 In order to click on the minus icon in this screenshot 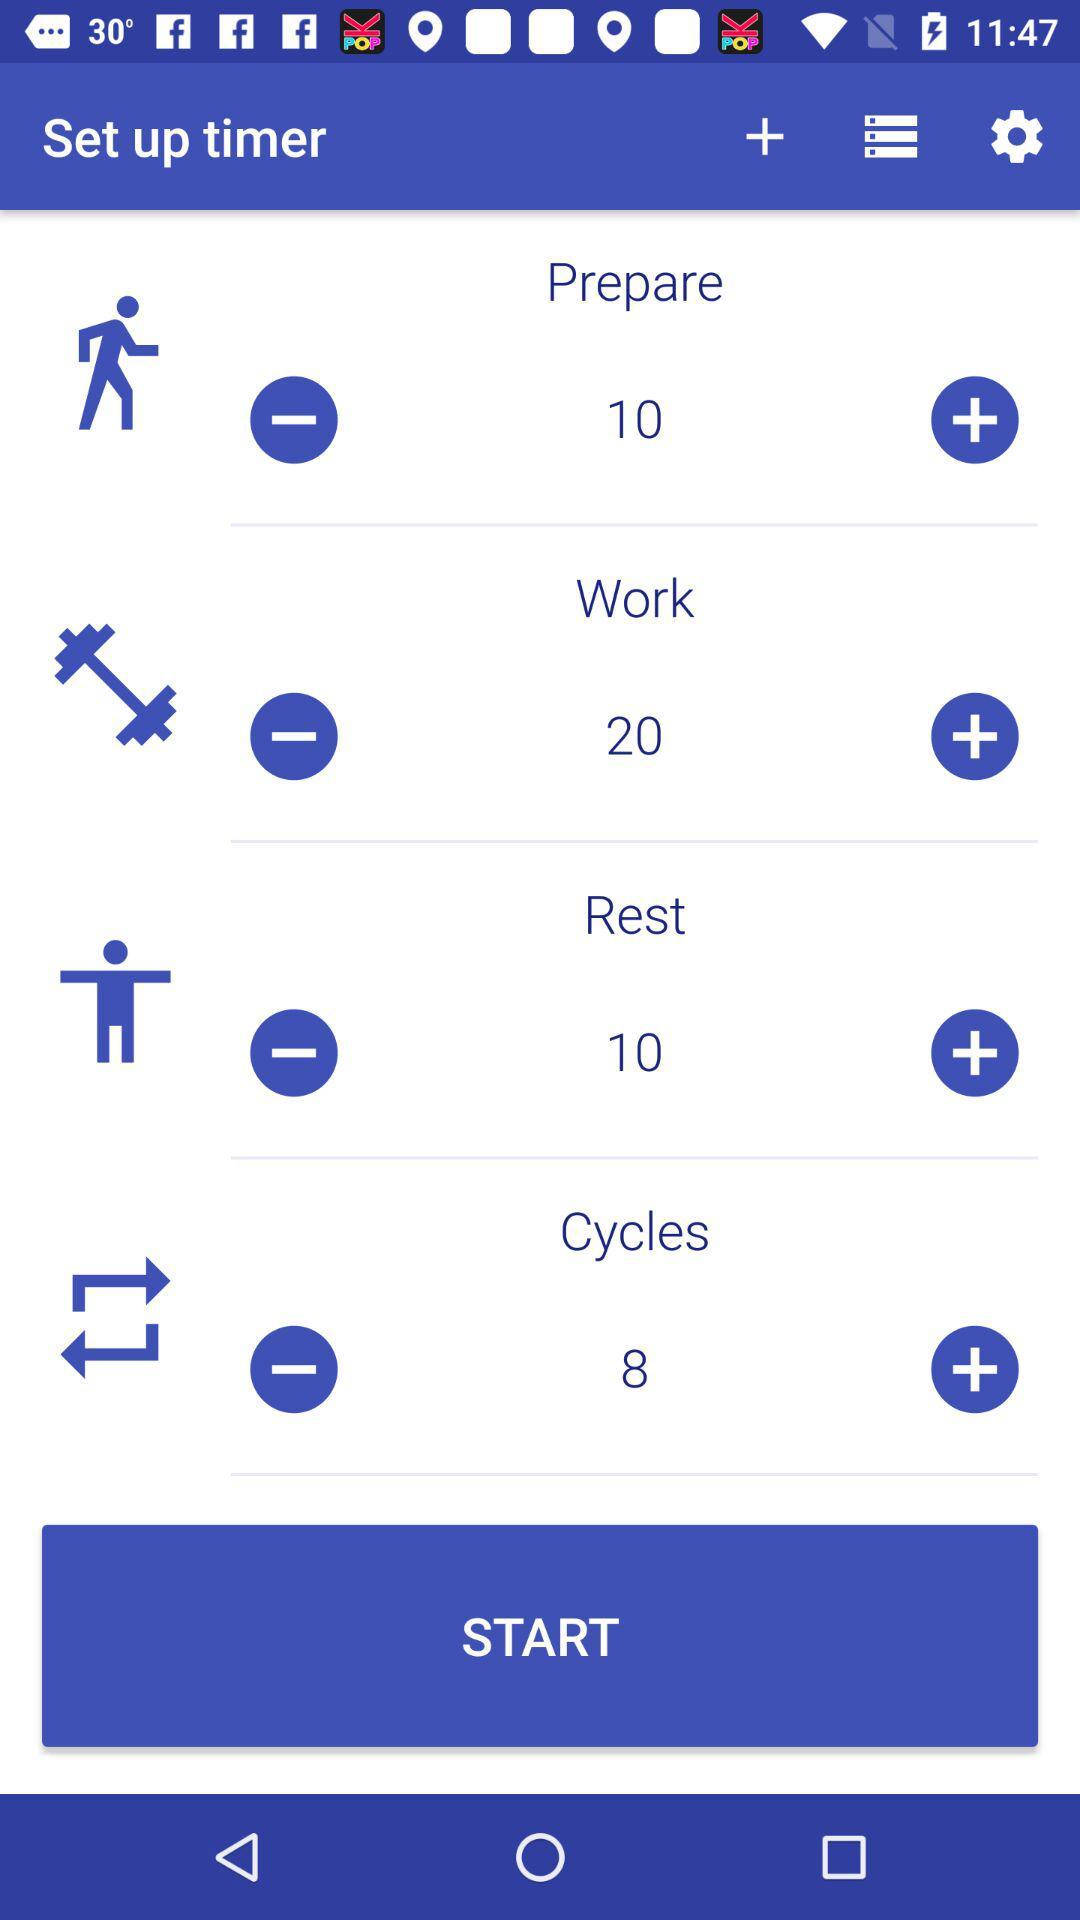, I will do `click(293, 1051)`.